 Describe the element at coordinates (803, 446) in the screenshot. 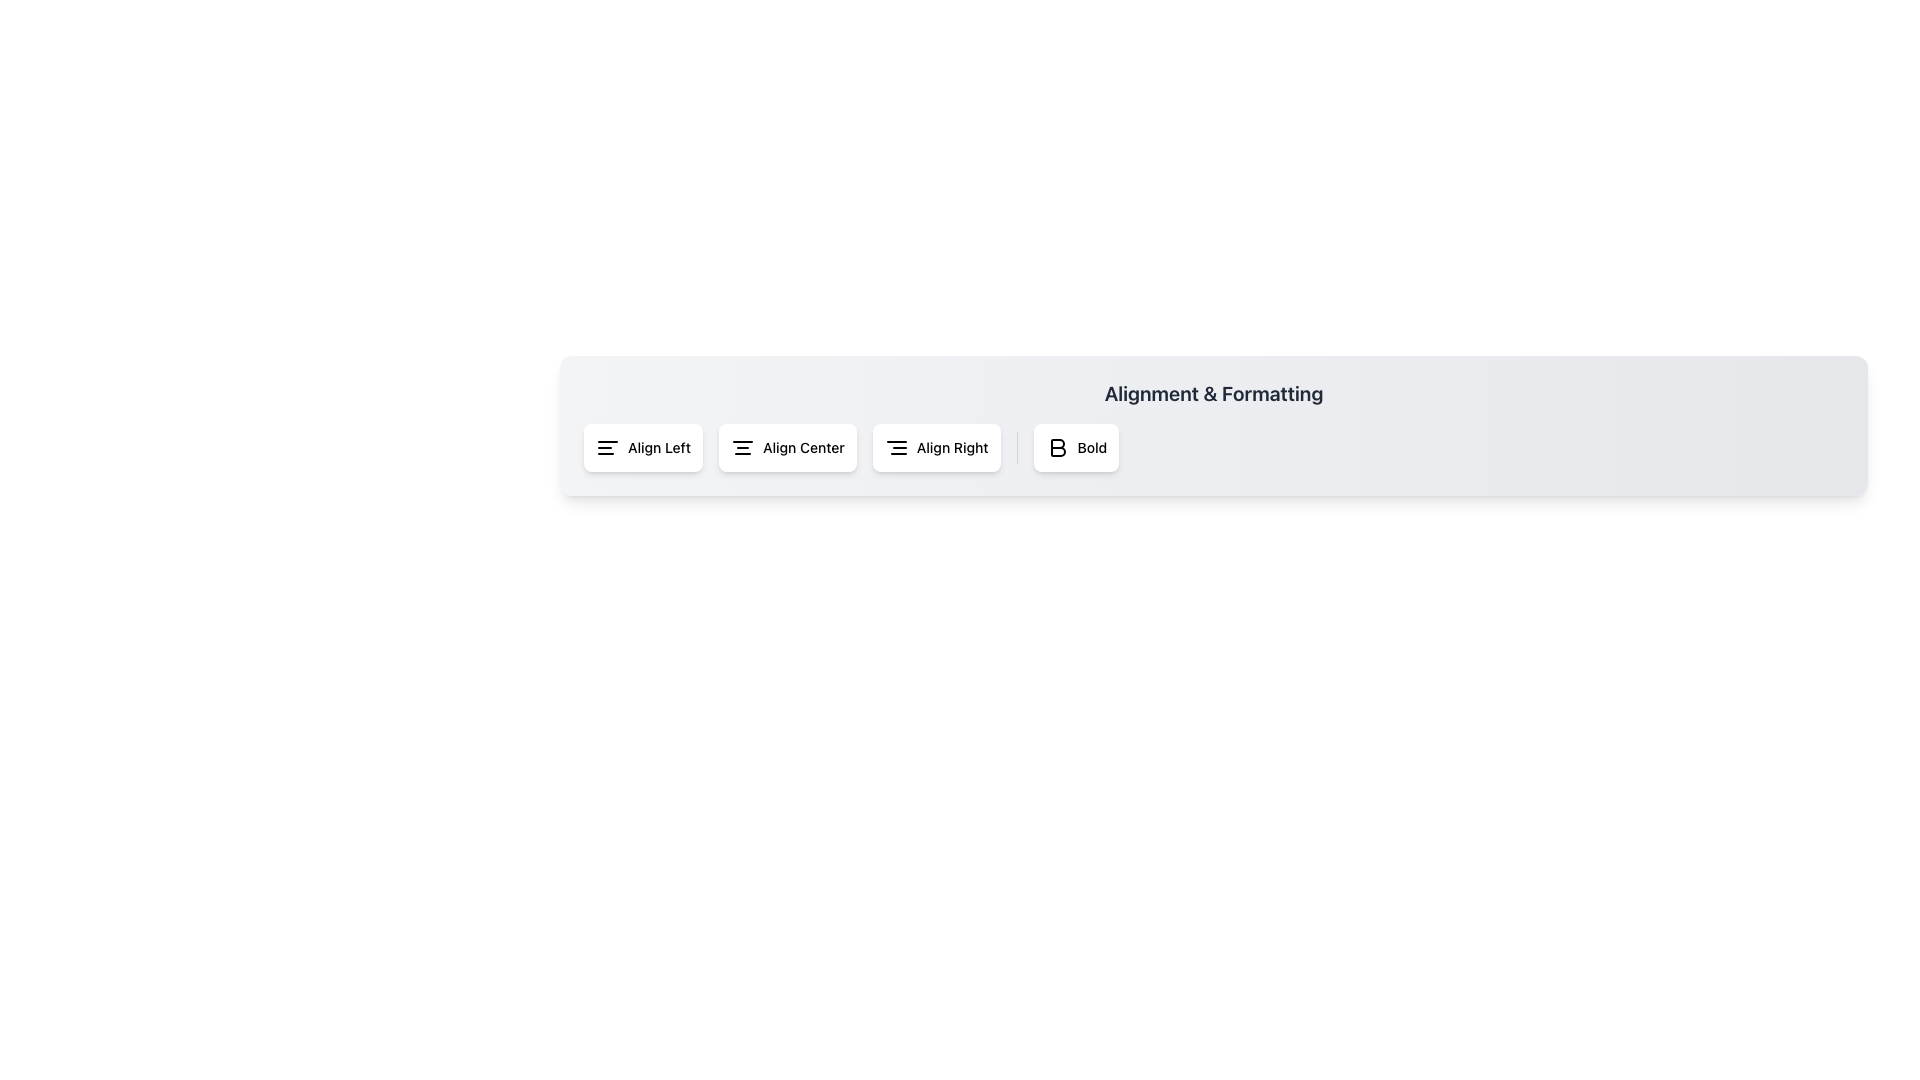

I see `the center-align button in the text editing toolbar, located between the 'Align Left' and 'Align Right' buttons` at that location.